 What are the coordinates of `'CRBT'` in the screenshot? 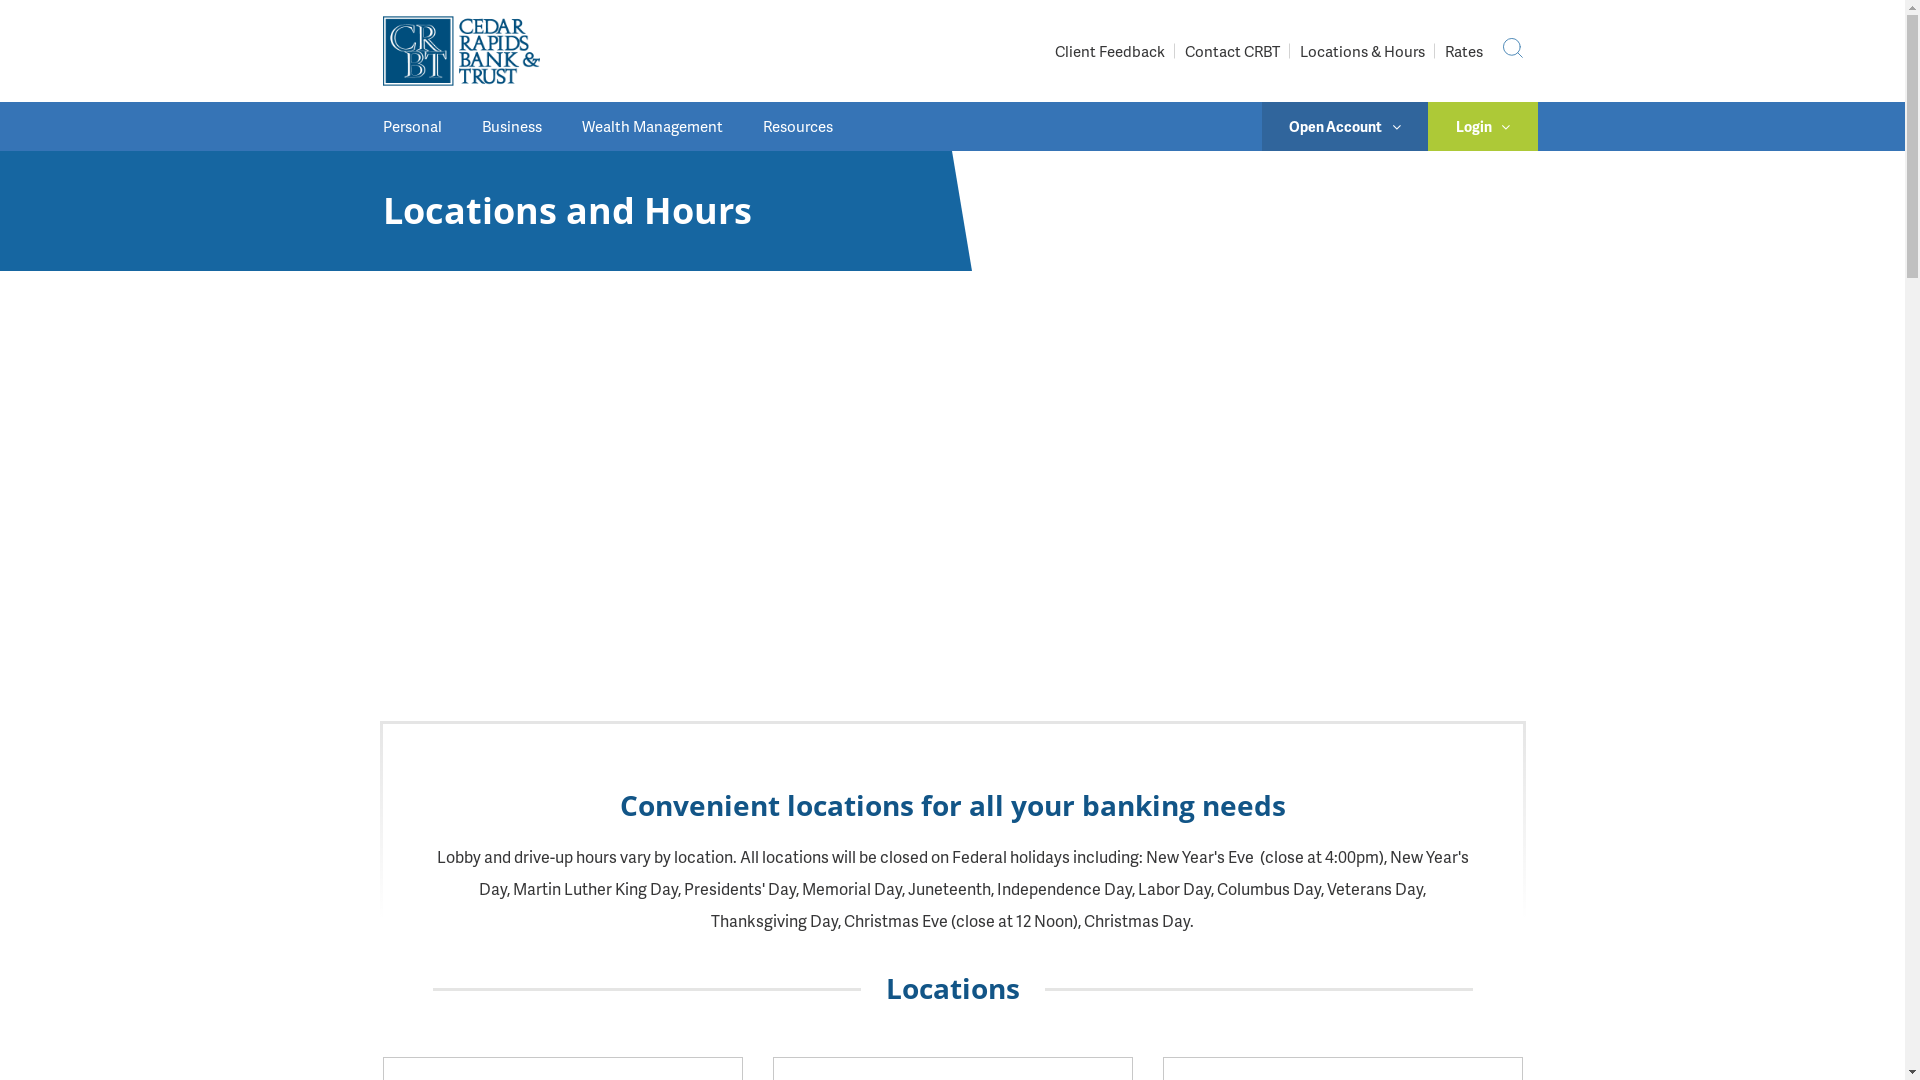 It's located at (382, 49).